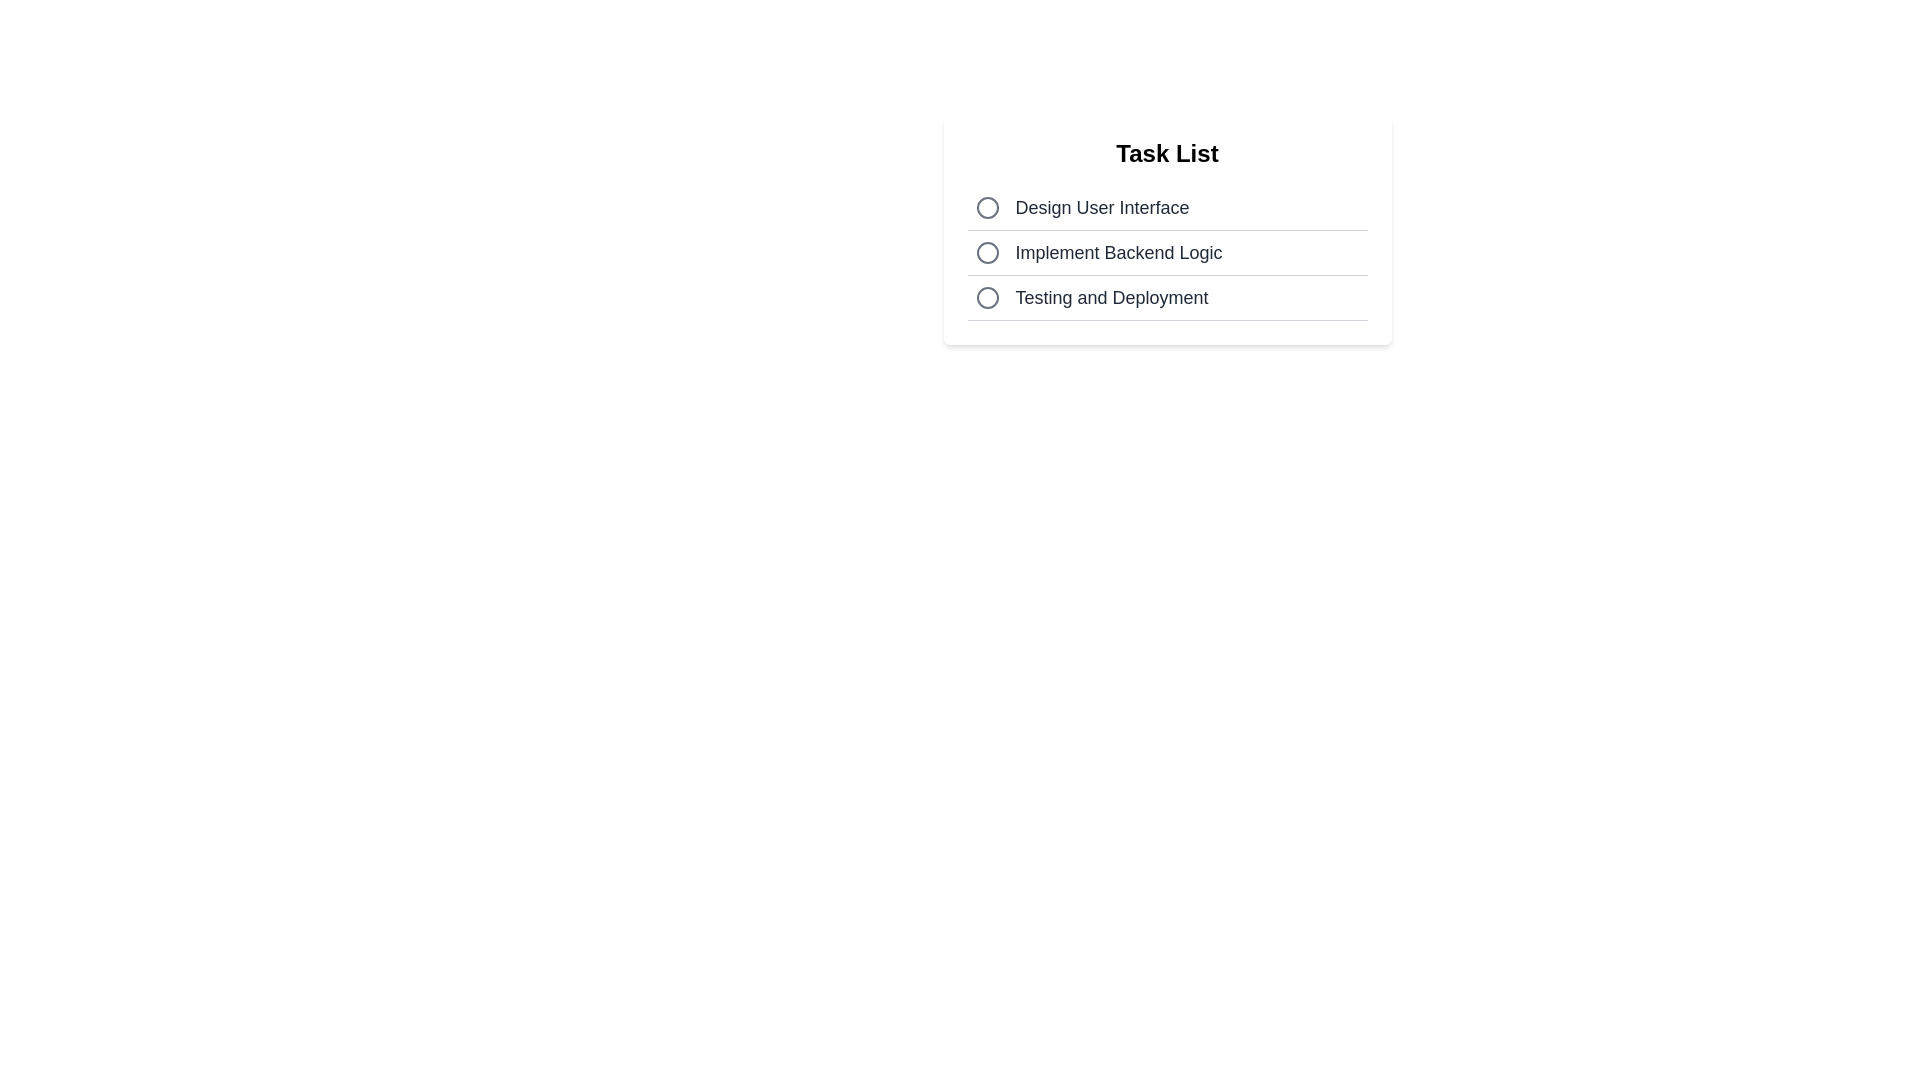 This screenshot has width=1920, height=1080. I want to click on the toggle button of the Checkbox labeled 'Testing and Deployment', so click(1167, 298).